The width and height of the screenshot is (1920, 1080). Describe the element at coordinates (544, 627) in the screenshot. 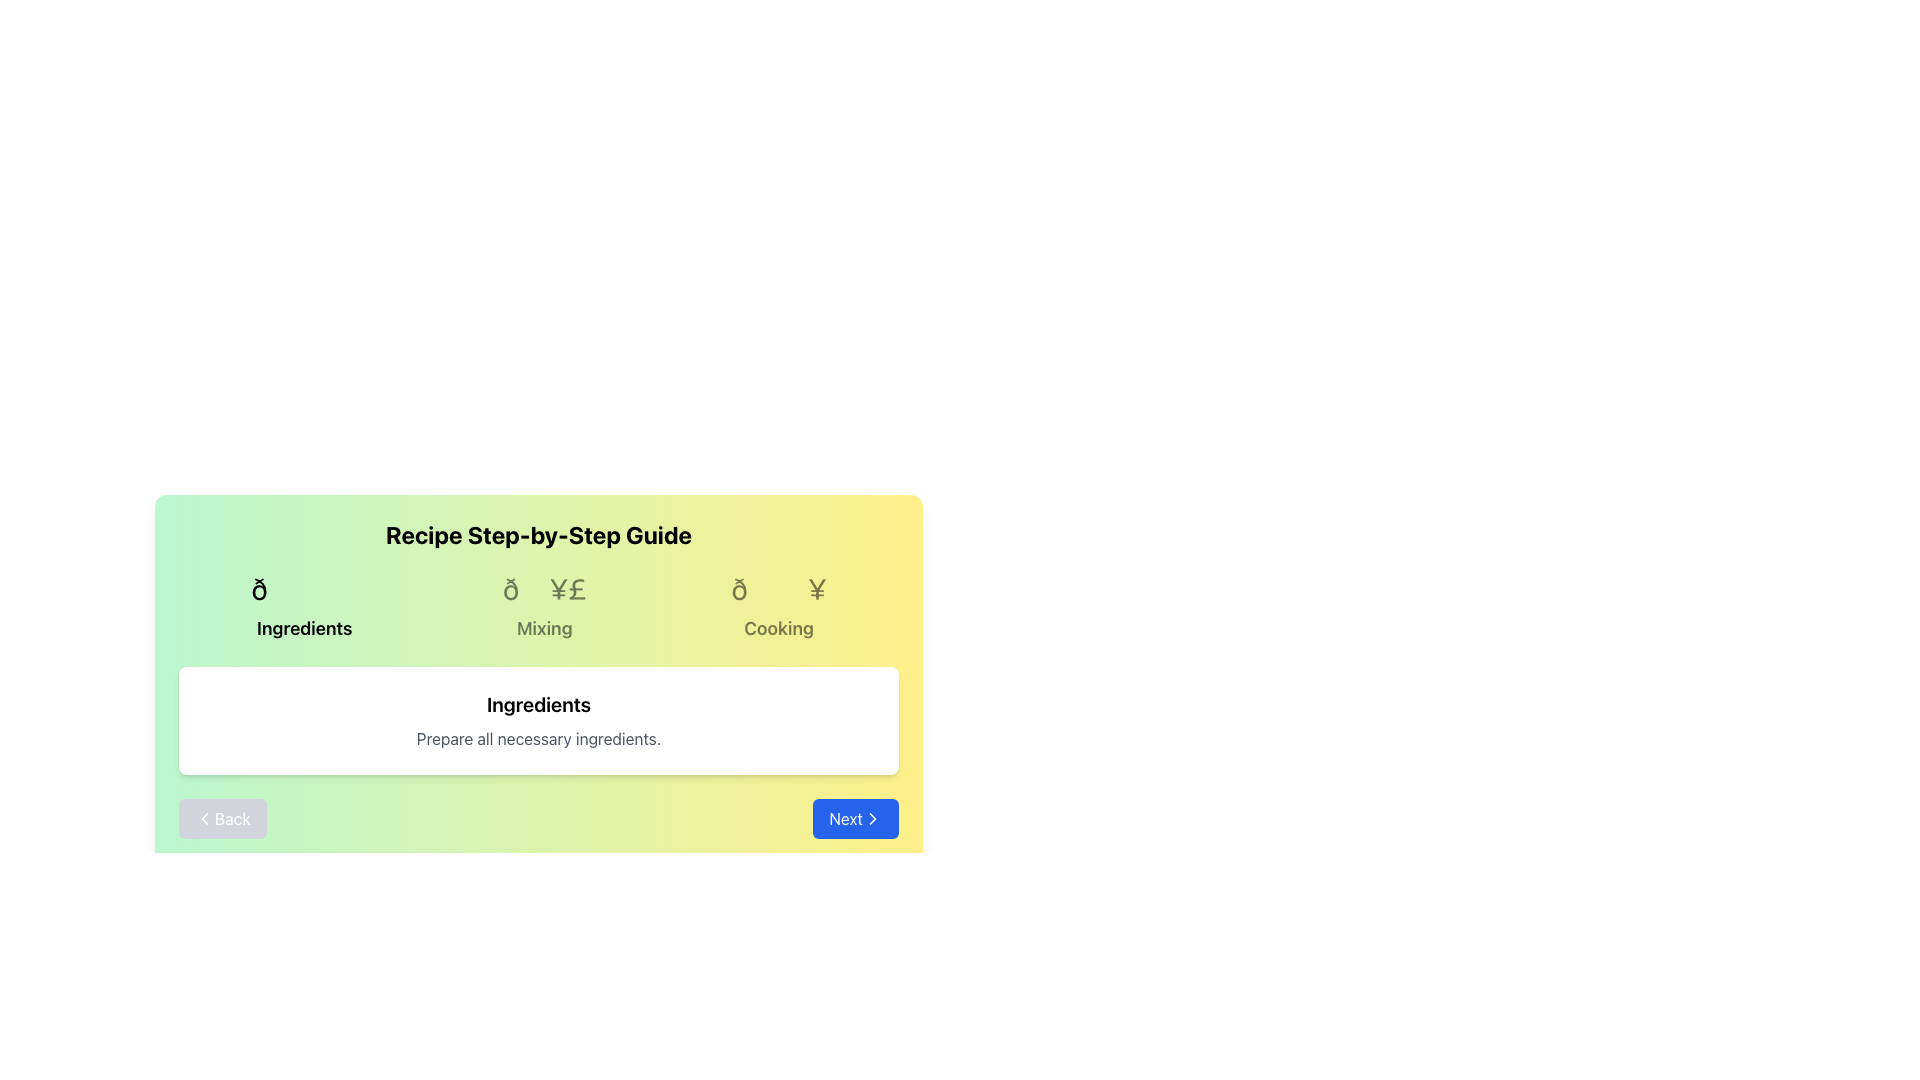

I see `the text label 'Mixing' which is a larger, bold font centrally positioned below an emoji in the top section of the interface` at that location.